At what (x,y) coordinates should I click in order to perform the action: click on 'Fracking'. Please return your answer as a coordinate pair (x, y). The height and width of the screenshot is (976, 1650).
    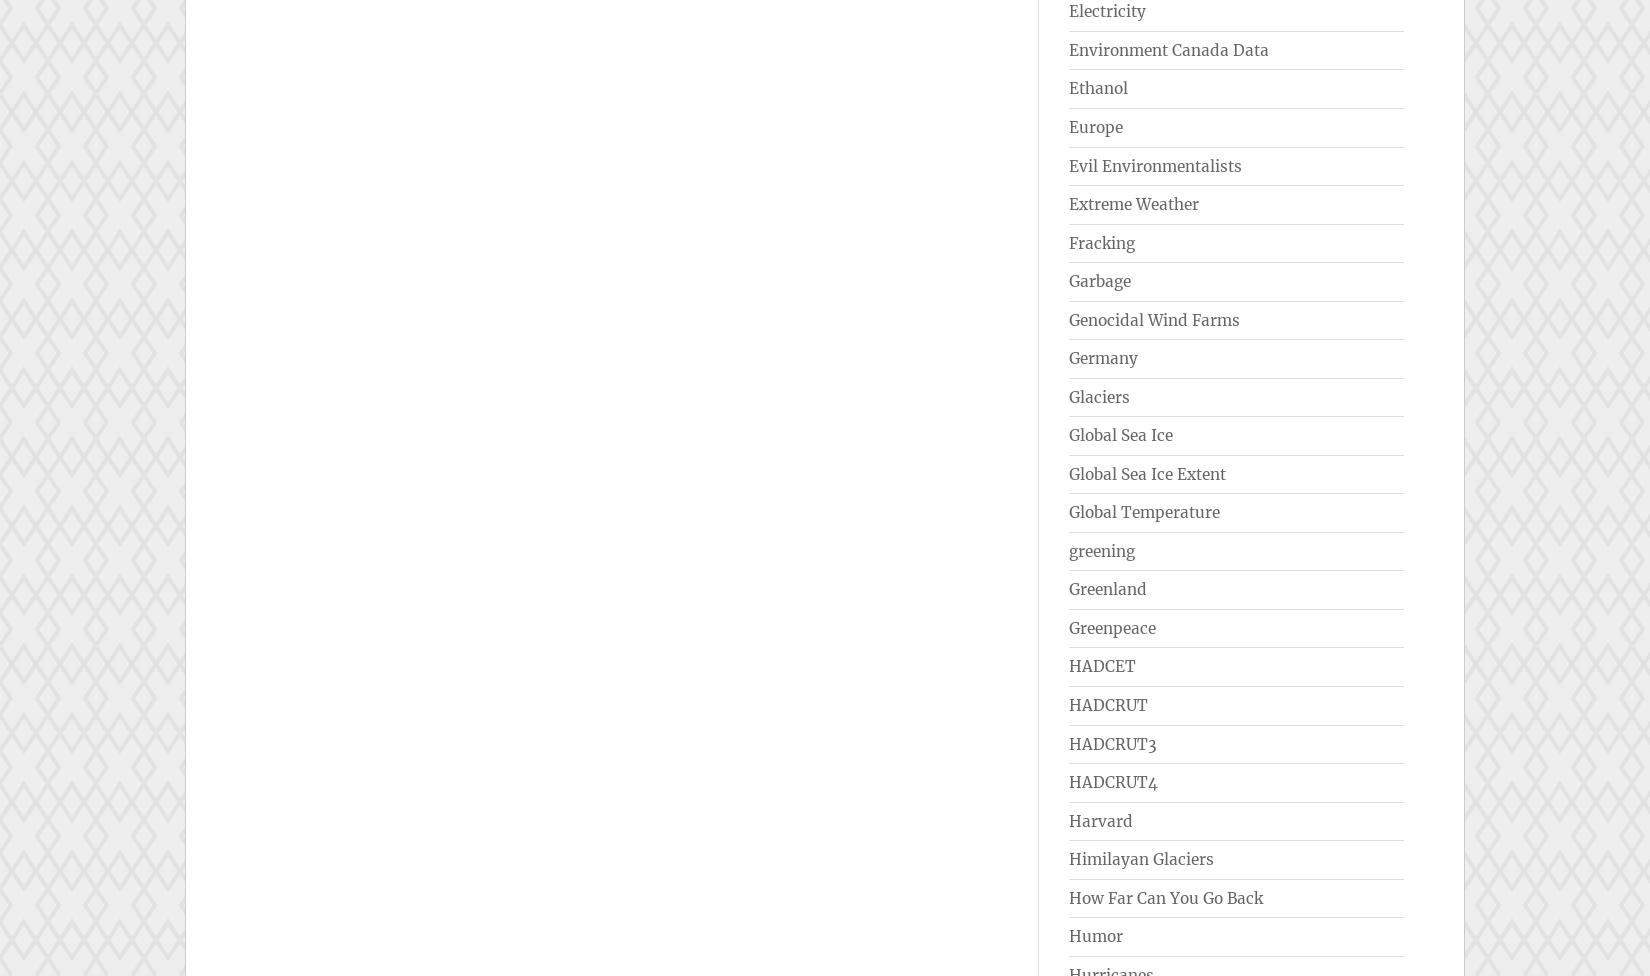
    Looking at the image, I should click on (1069, 241).